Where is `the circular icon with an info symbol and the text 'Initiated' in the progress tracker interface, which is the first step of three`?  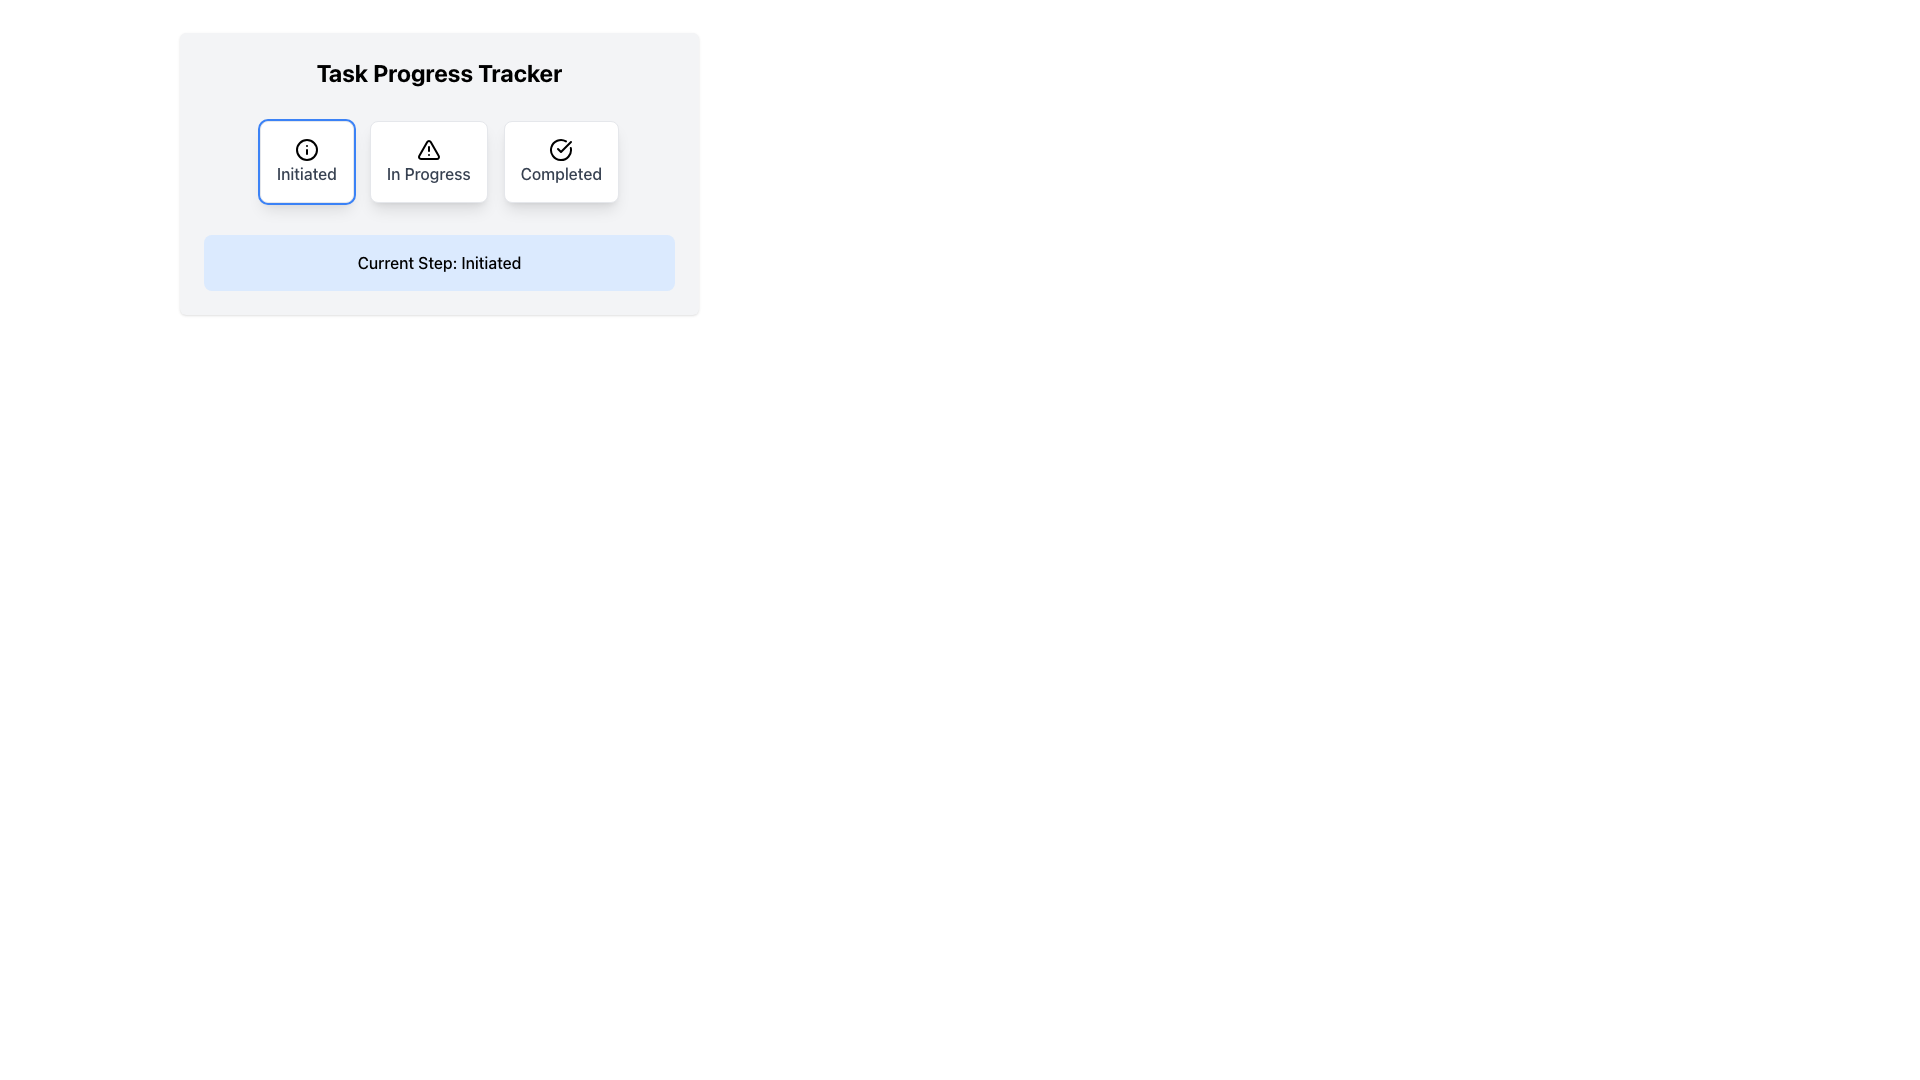 the circular icon with an info symbol and the text 'Initiated' in the progress tracker interface, which is the first step of three is located at coordinates (306, 161).